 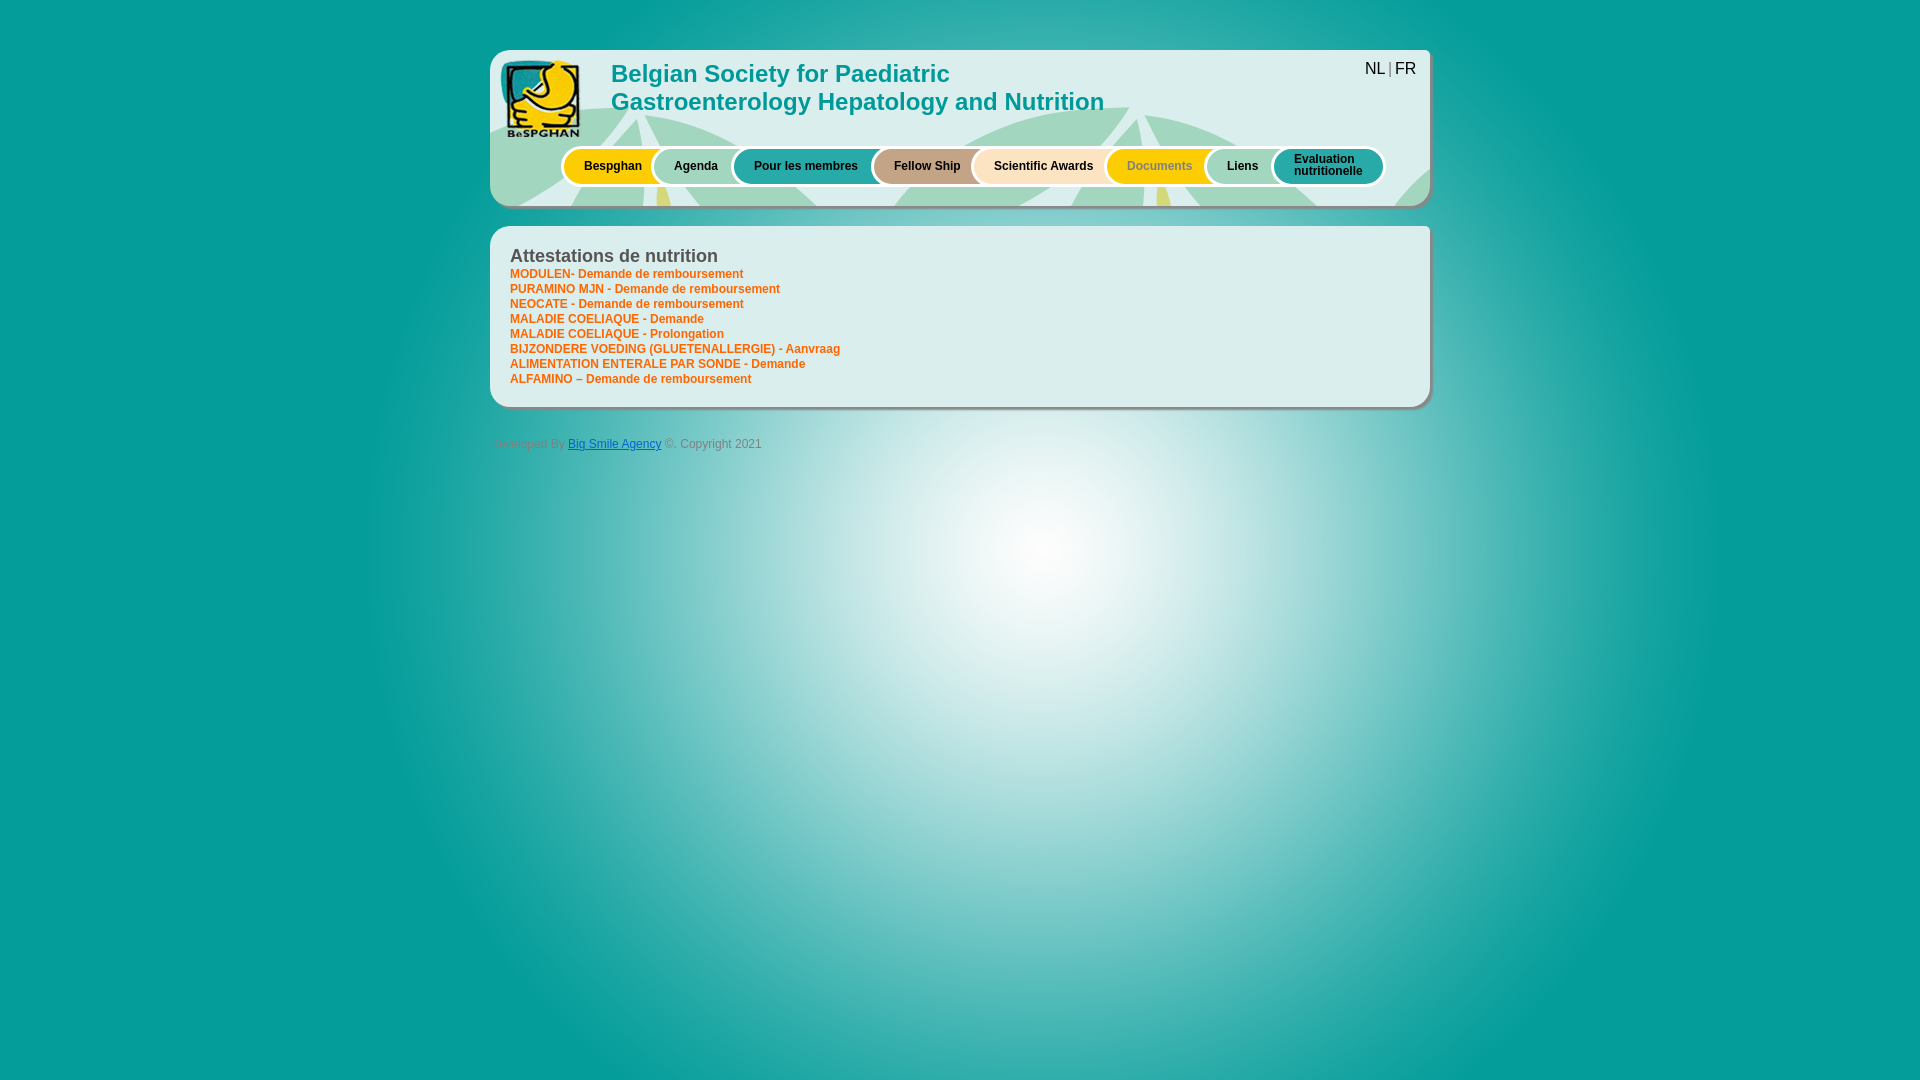 I want to click on 'Documents', so click(x=1127, y=164).